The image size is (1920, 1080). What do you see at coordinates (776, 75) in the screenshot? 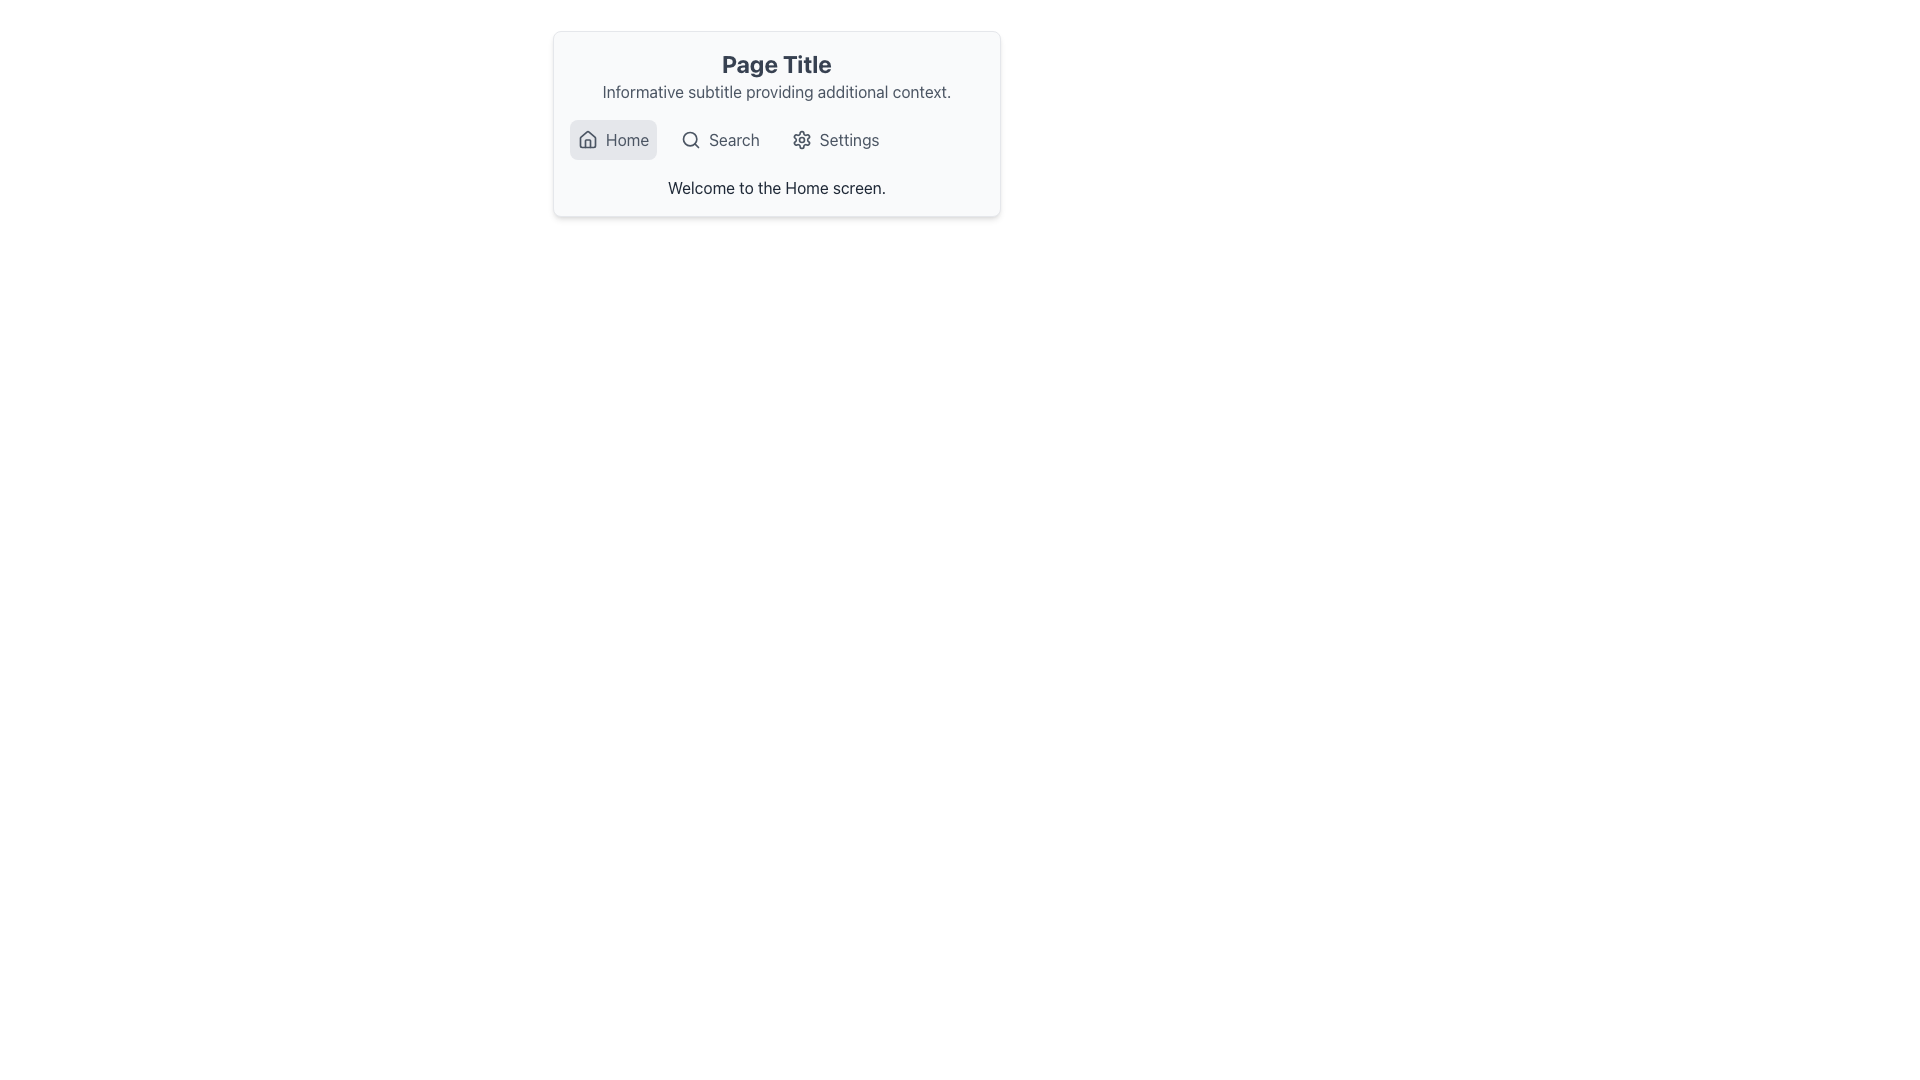
I see `the text block titled 'Page Title' with subtitle` at bounding box center [776, 75].